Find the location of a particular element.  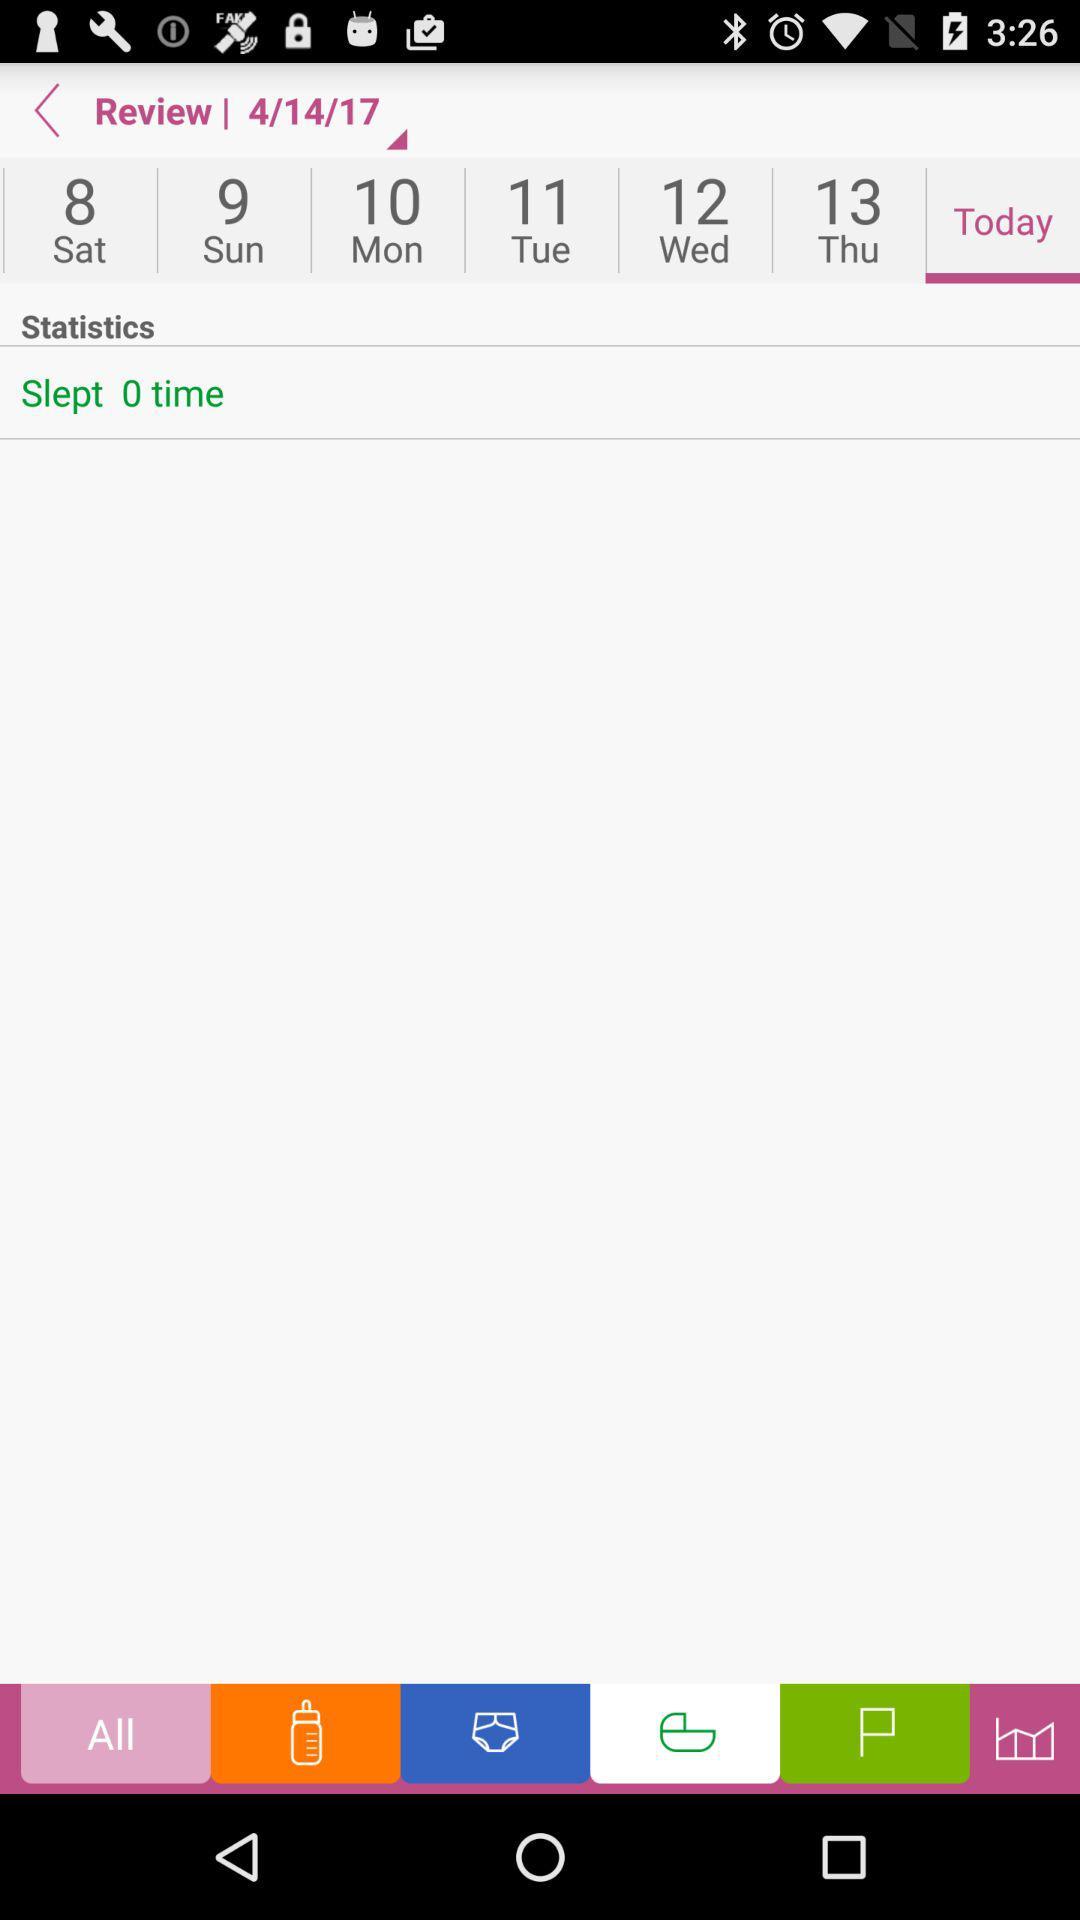

show activity graphics is located at coordinates (1024, 1737).